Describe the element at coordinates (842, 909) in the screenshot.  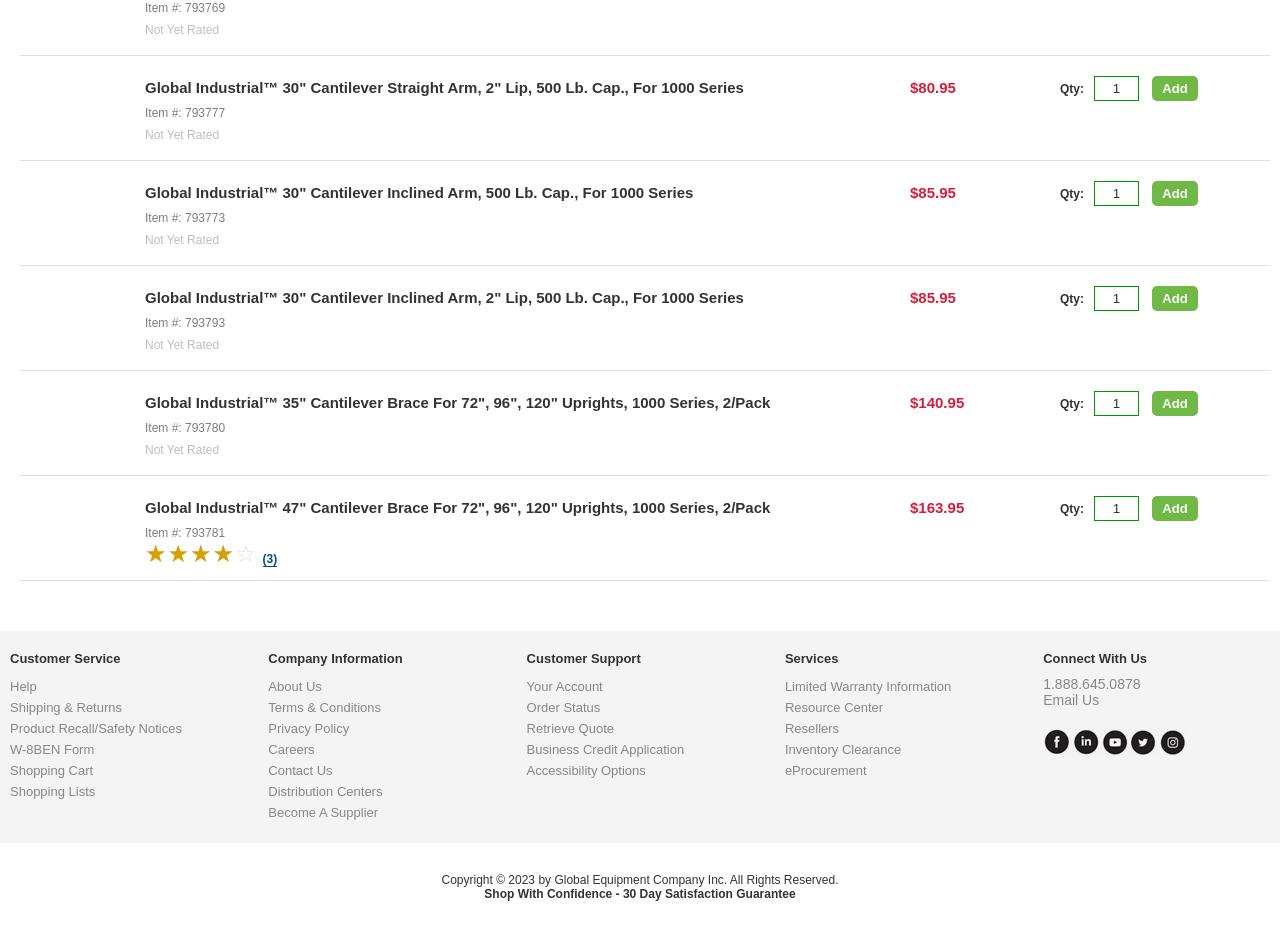
I see `'Inventory Clearance'` at that location.